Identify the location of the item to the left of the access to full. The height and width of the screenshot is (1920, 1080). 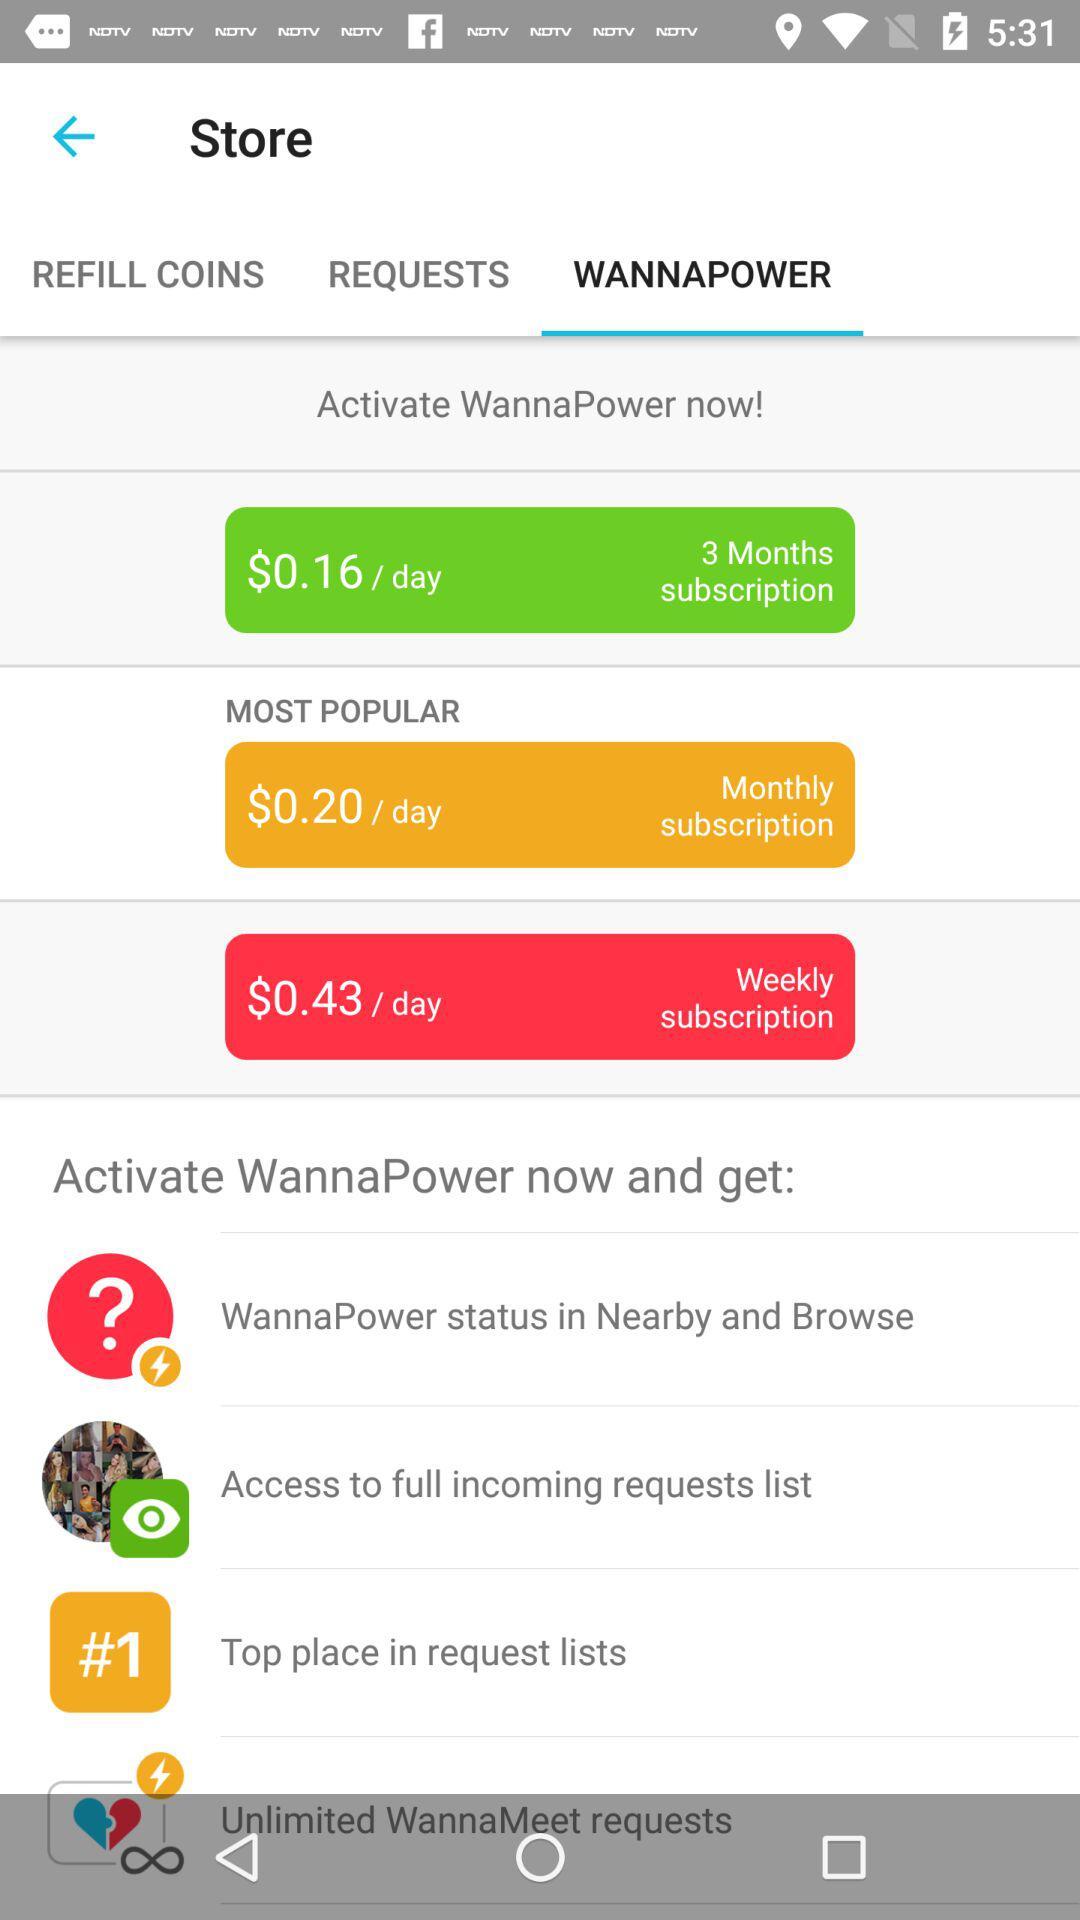
(110, 1652).